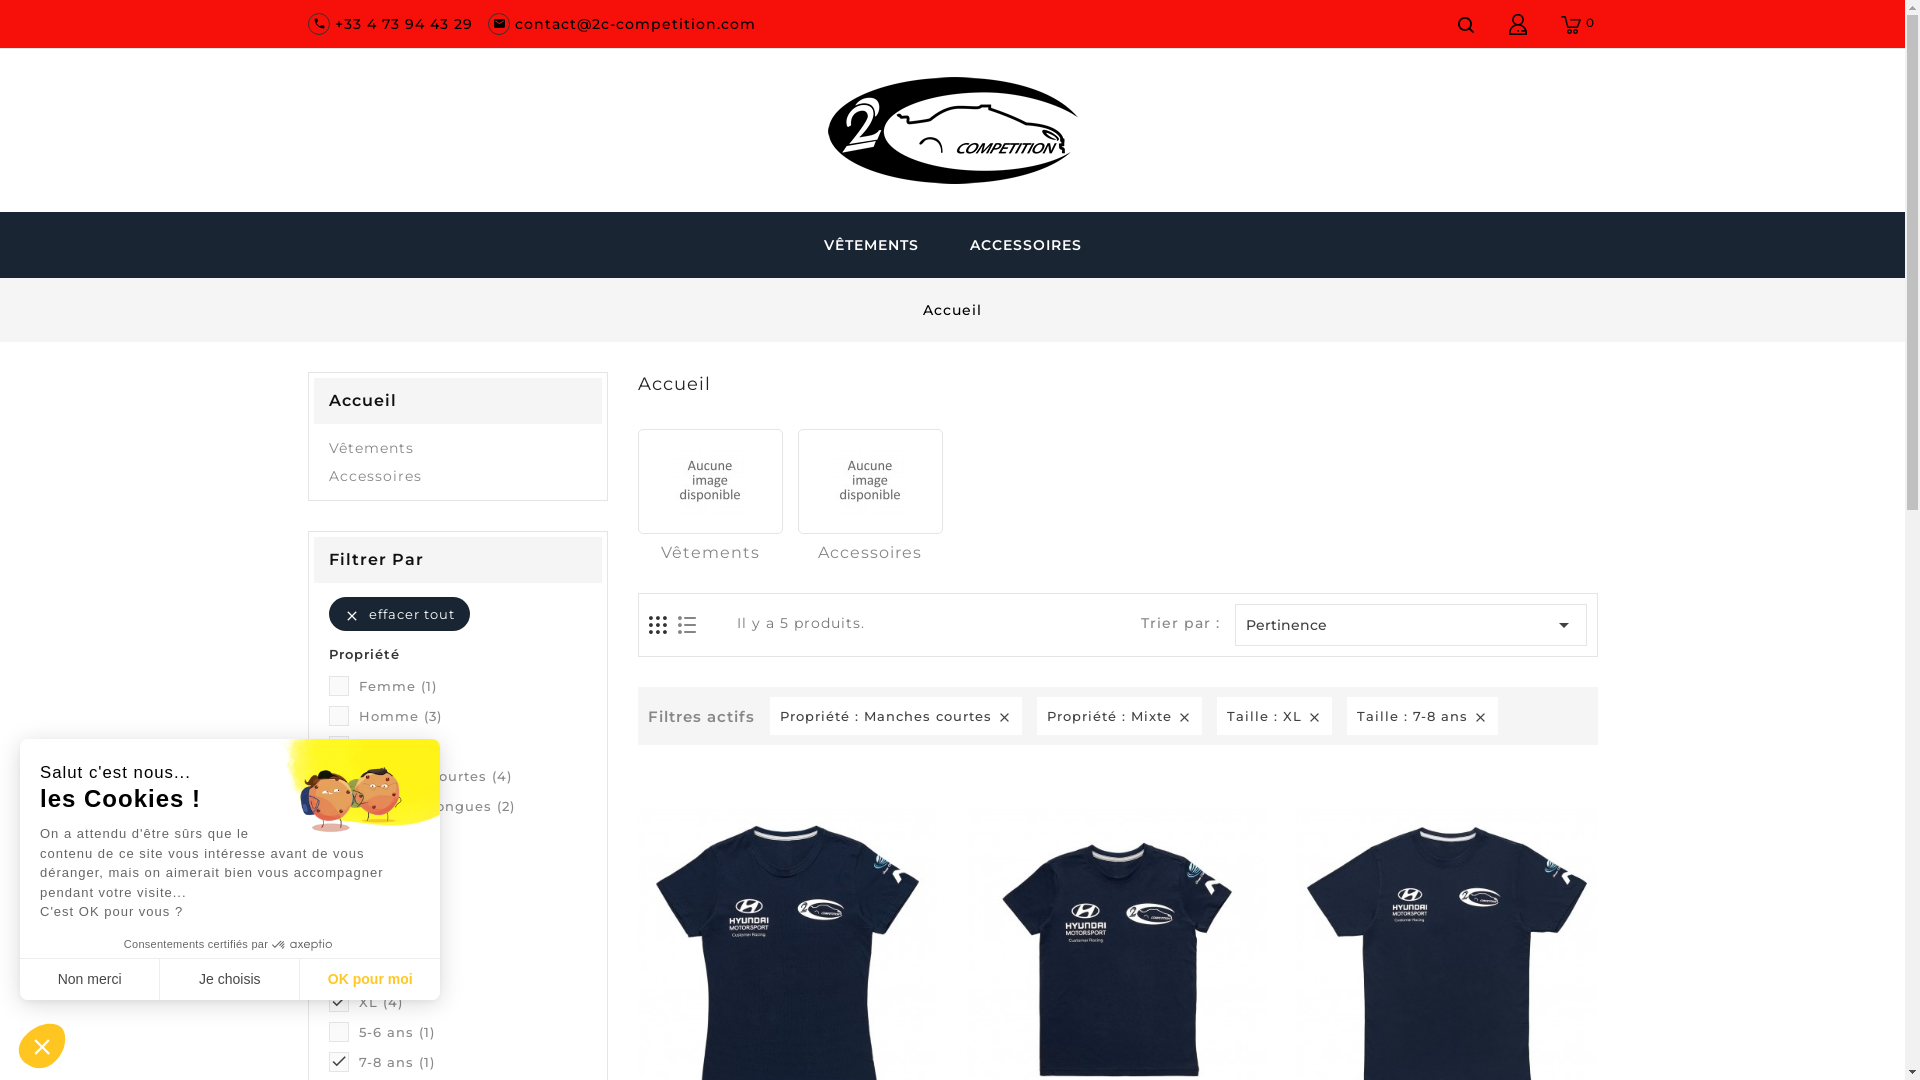  What do you see at coordinates (369, 978) in the screenshot?
I see `'OK pour moi'` at bounding box center [369, 978].